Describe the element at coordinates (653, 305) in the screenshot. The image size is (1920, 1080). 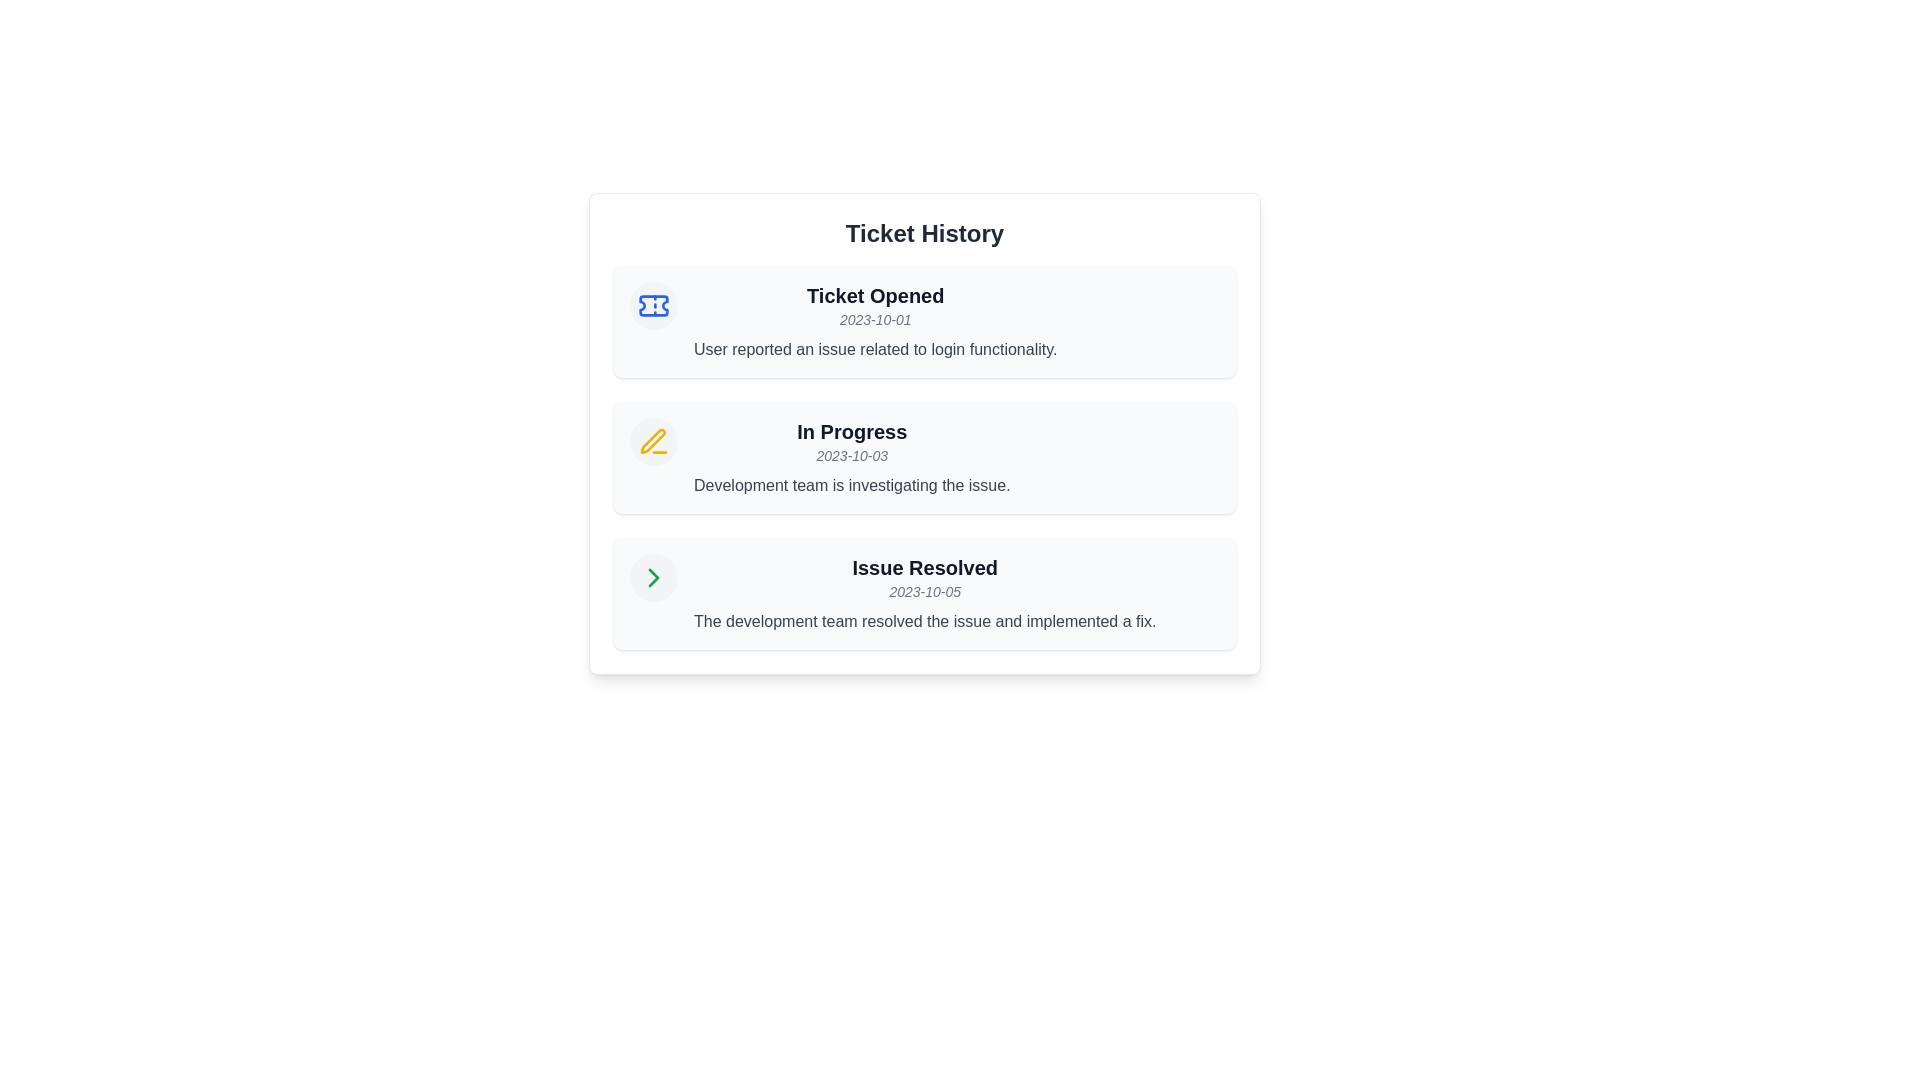
I see `the Icon with circular background that indicates ticket status, located at the top left of the 'Ticket Opened' card in the 'Ticket History' section` at that location.